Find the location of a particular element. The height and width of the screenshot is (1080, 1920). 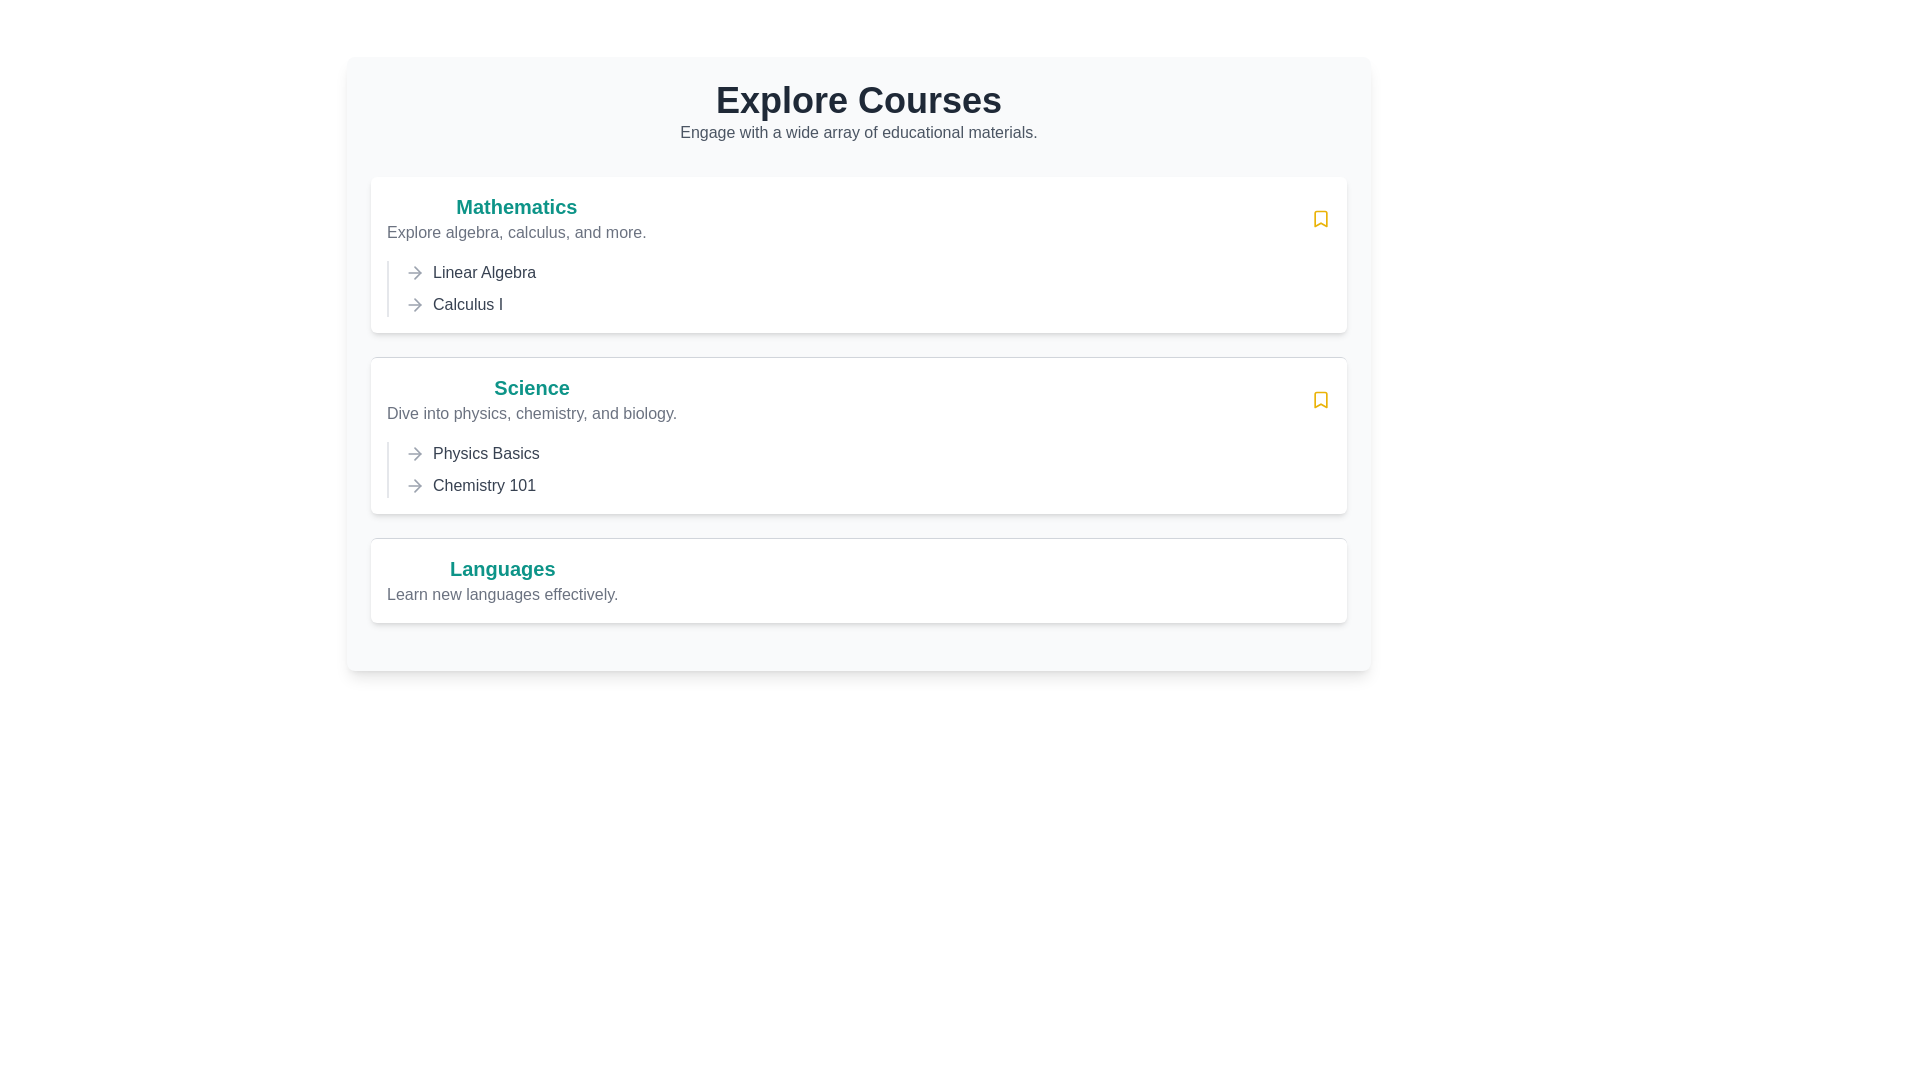

the 'Calculus I' hyperlink, which is styled in gray and changes to indigo when hovered, located in the 'Mathematics' section under 'Linear Algebra' is located at coordinates (467, 304).